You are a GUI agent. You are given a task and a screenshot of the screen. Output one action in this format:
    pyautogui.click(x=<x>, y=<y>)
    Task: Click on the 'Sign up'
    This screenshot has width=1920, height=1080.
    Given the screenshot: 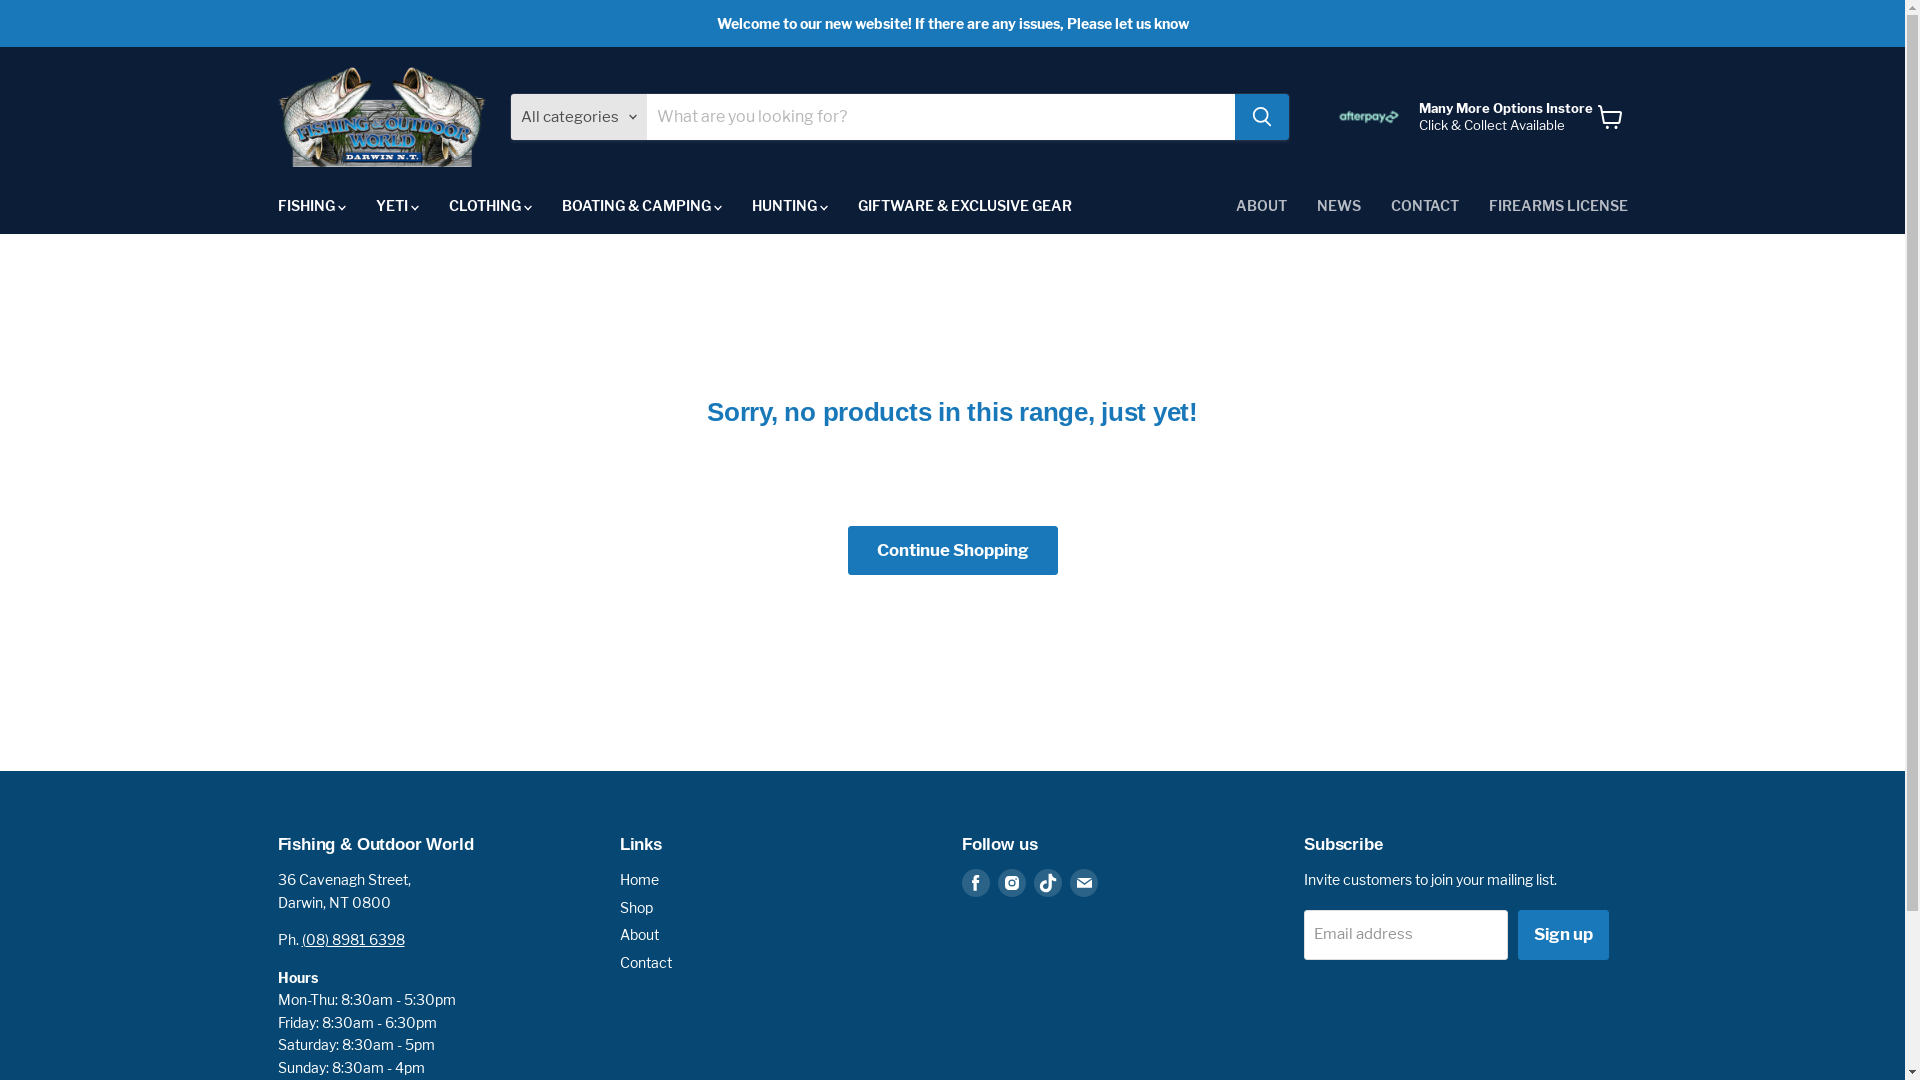 What is the action you would take?
    pyautogui.click(x=1517, y=934)
    